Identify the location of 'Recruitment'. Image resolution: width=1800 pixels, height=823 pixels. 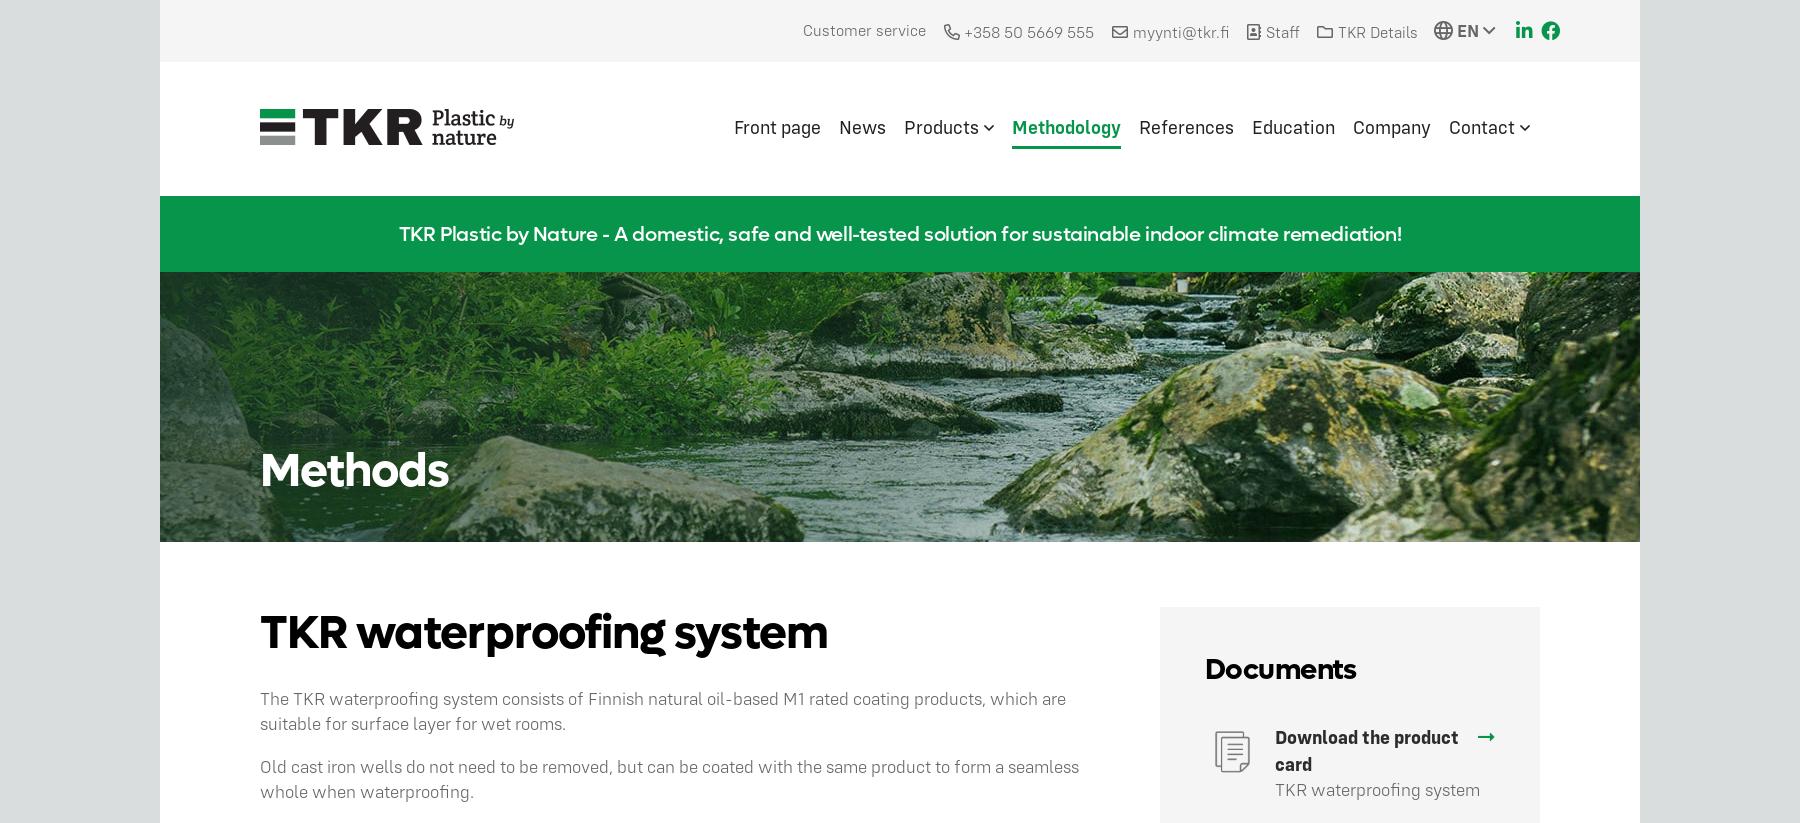
(1524, 243).